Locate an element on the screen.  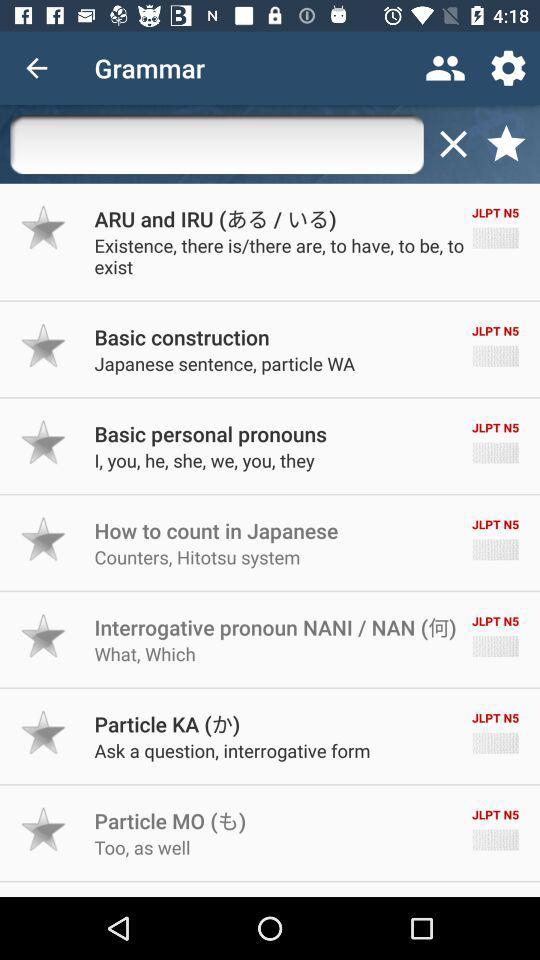
icon next to jlpt n5 item is located at coordinates (182, 337).